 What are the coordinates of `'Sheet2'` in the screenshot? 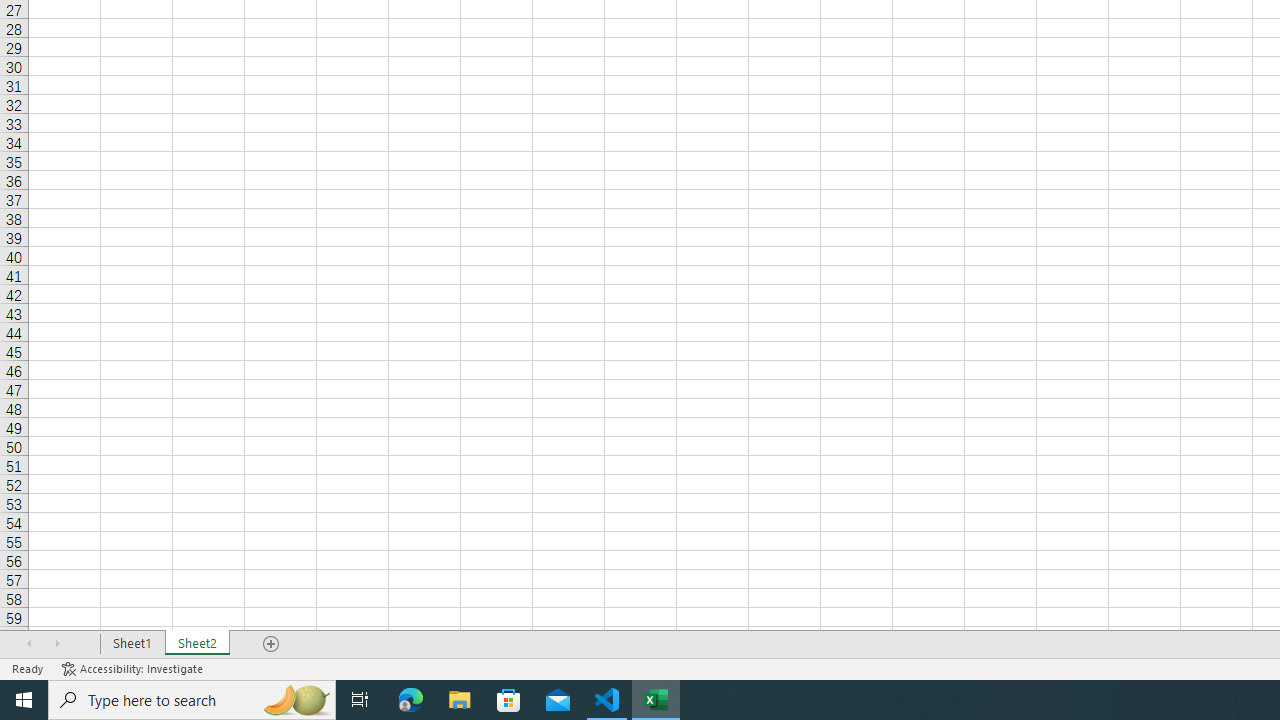 It's located at (197, 644).